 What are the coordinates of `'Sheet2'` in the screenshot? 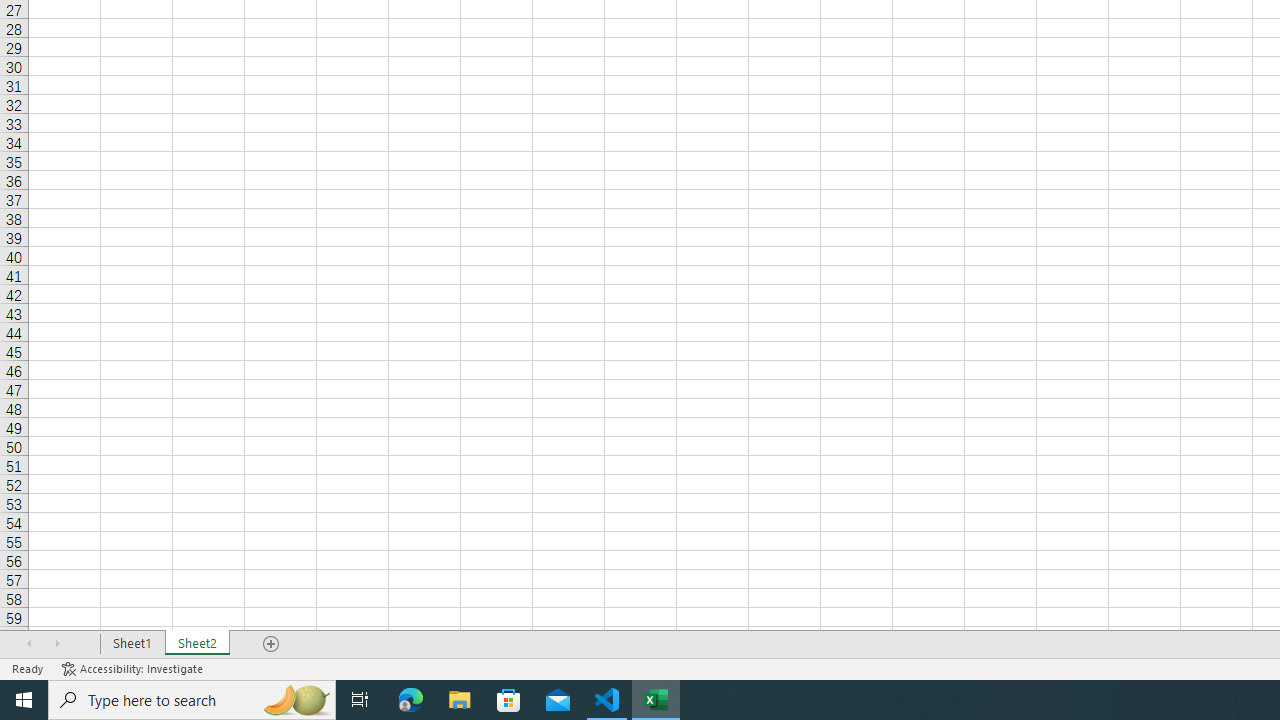 It's located at (197, 644).